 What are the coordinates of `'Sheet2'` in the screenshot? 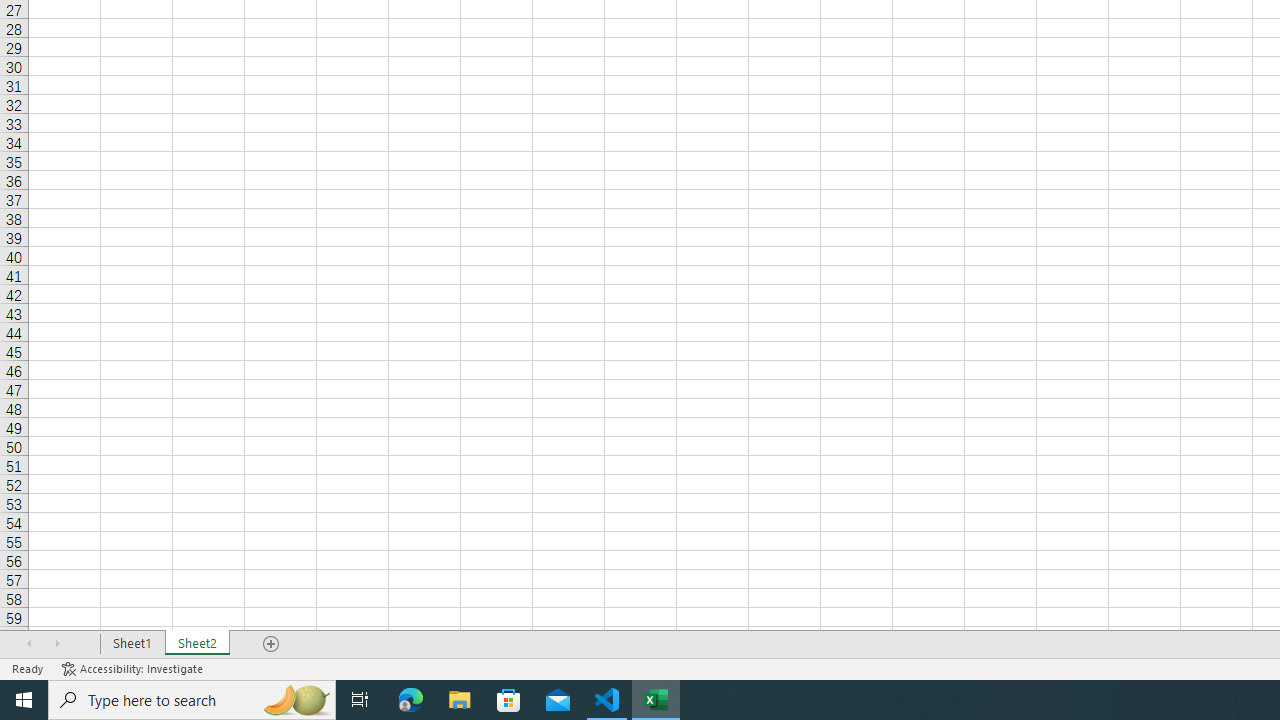 It's located at (197, 644).